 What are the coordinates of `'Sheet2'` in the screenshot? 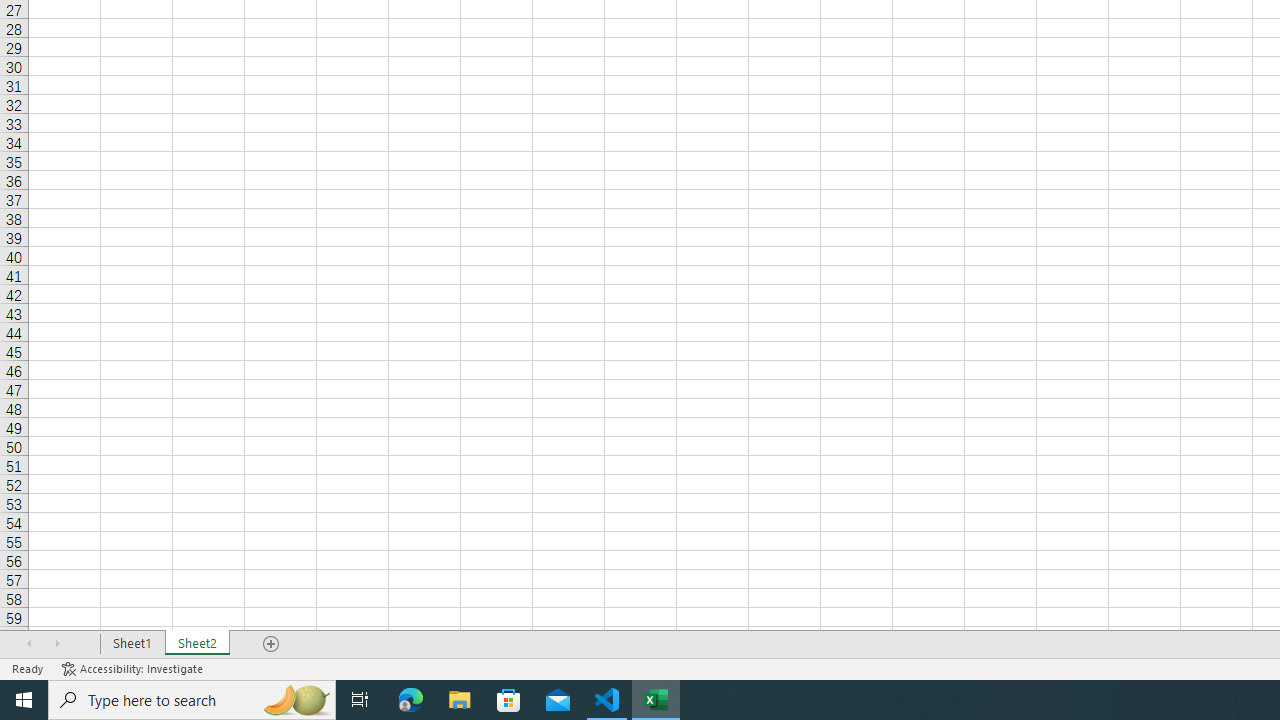 It's located at (197, 644).